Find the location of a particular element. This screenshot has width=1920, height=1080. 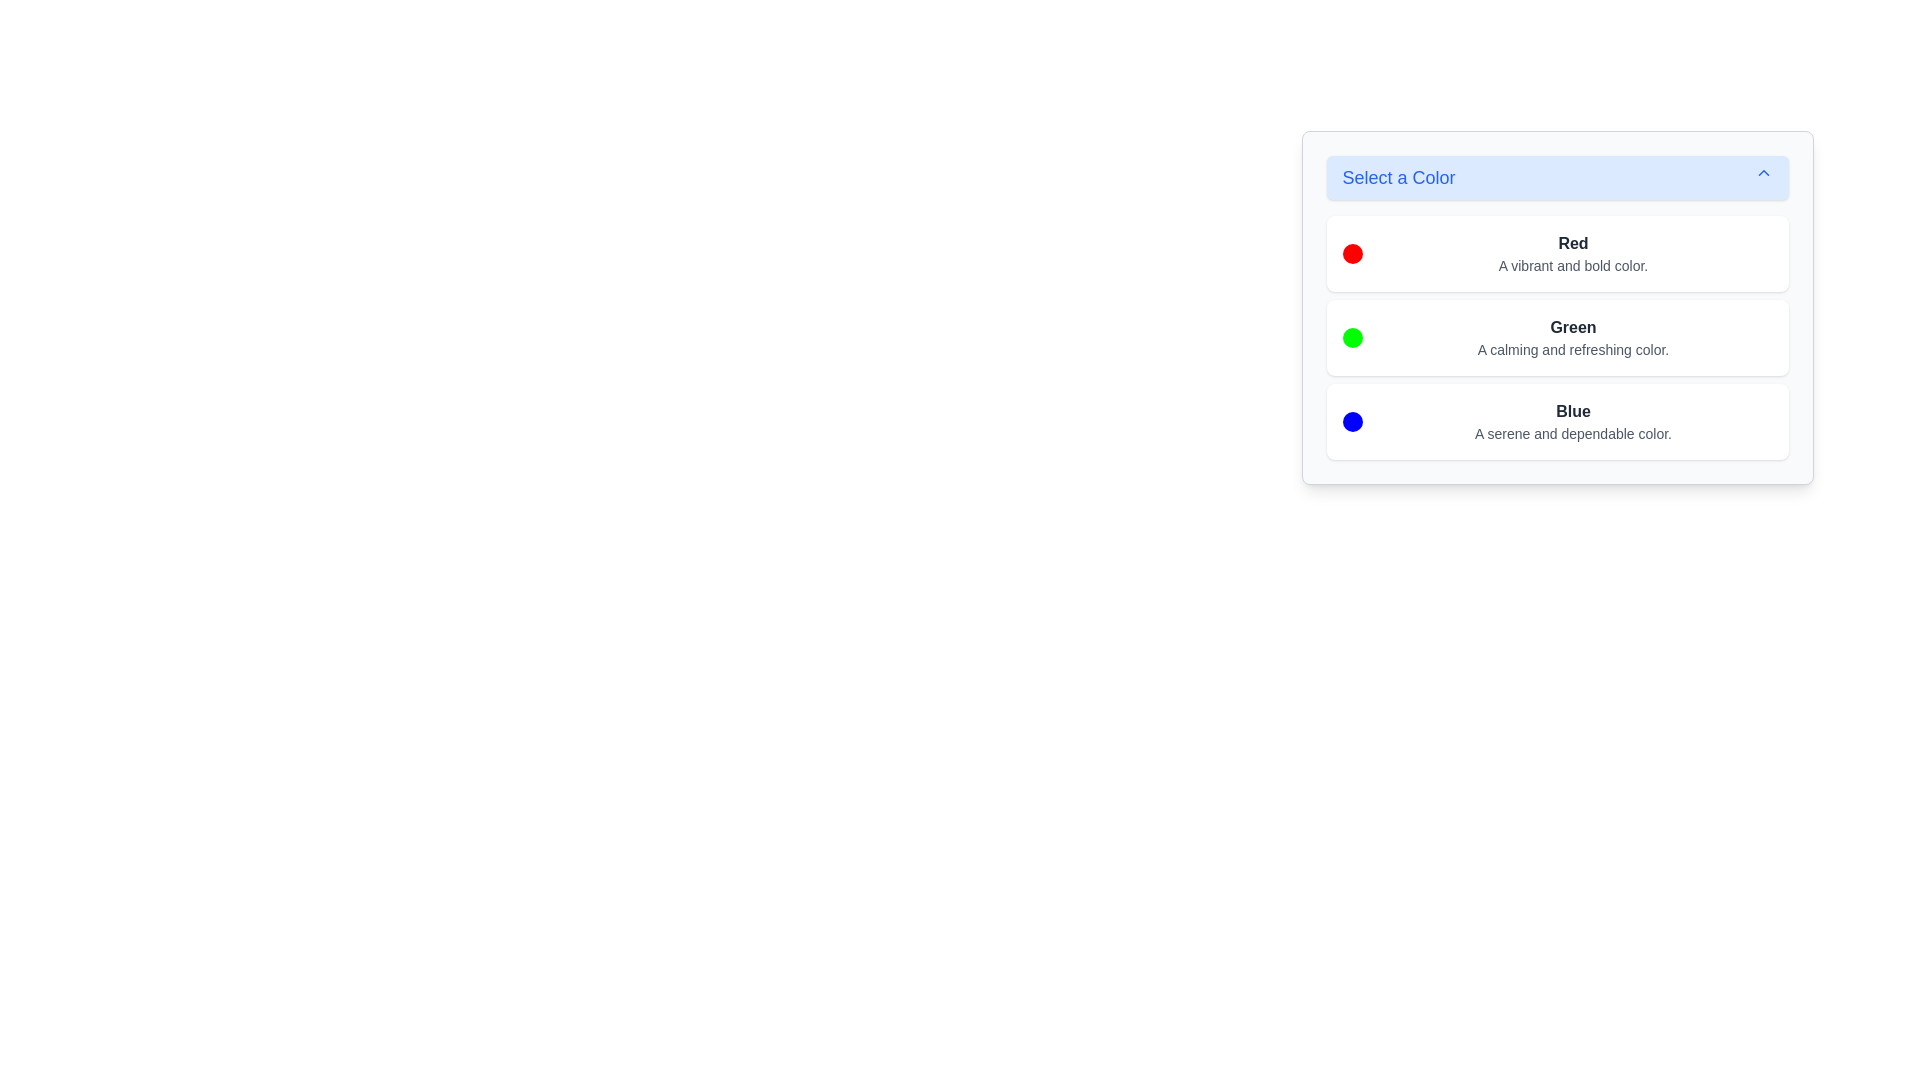

the chevron icon button located on the right side of the header bar labeled 'Select a Color' is located at coordinates (1763, 172).